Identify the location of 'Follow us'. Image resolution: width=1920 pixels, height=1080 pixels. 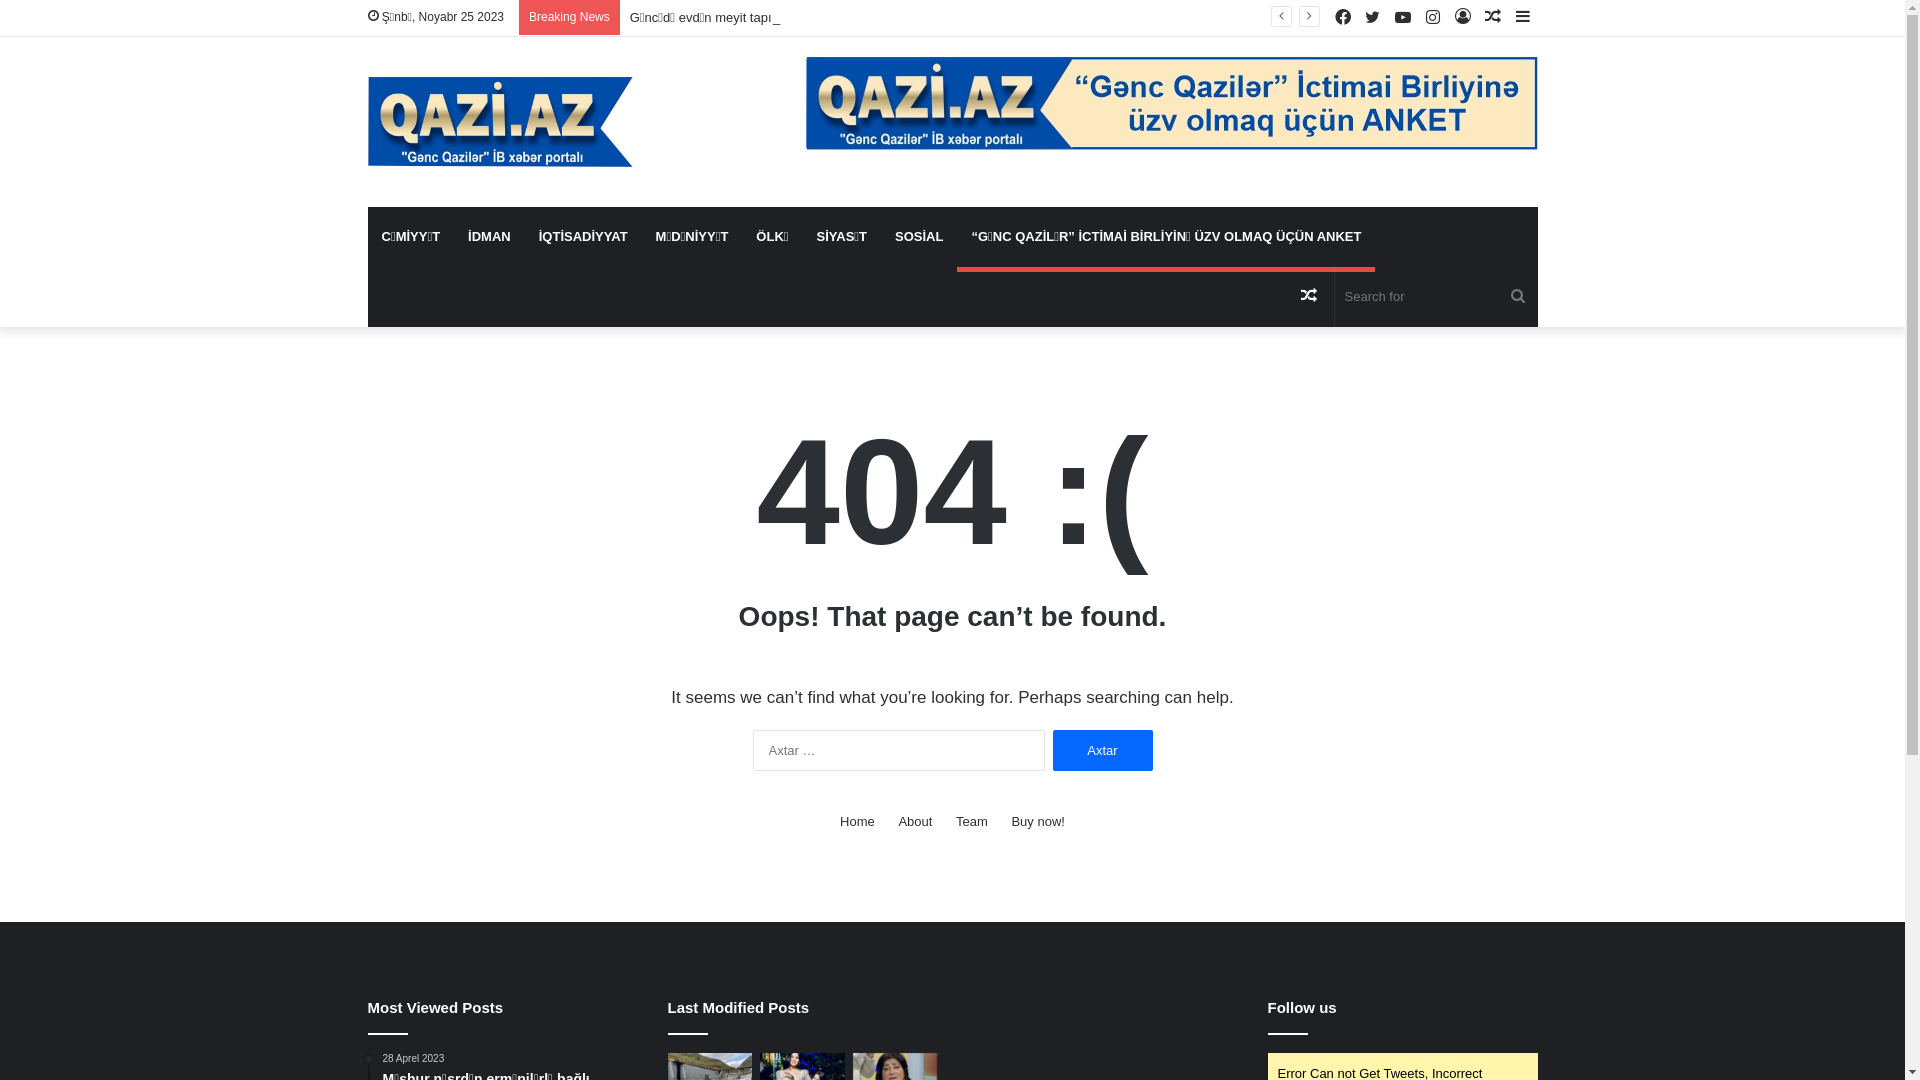
(1302, 1007).